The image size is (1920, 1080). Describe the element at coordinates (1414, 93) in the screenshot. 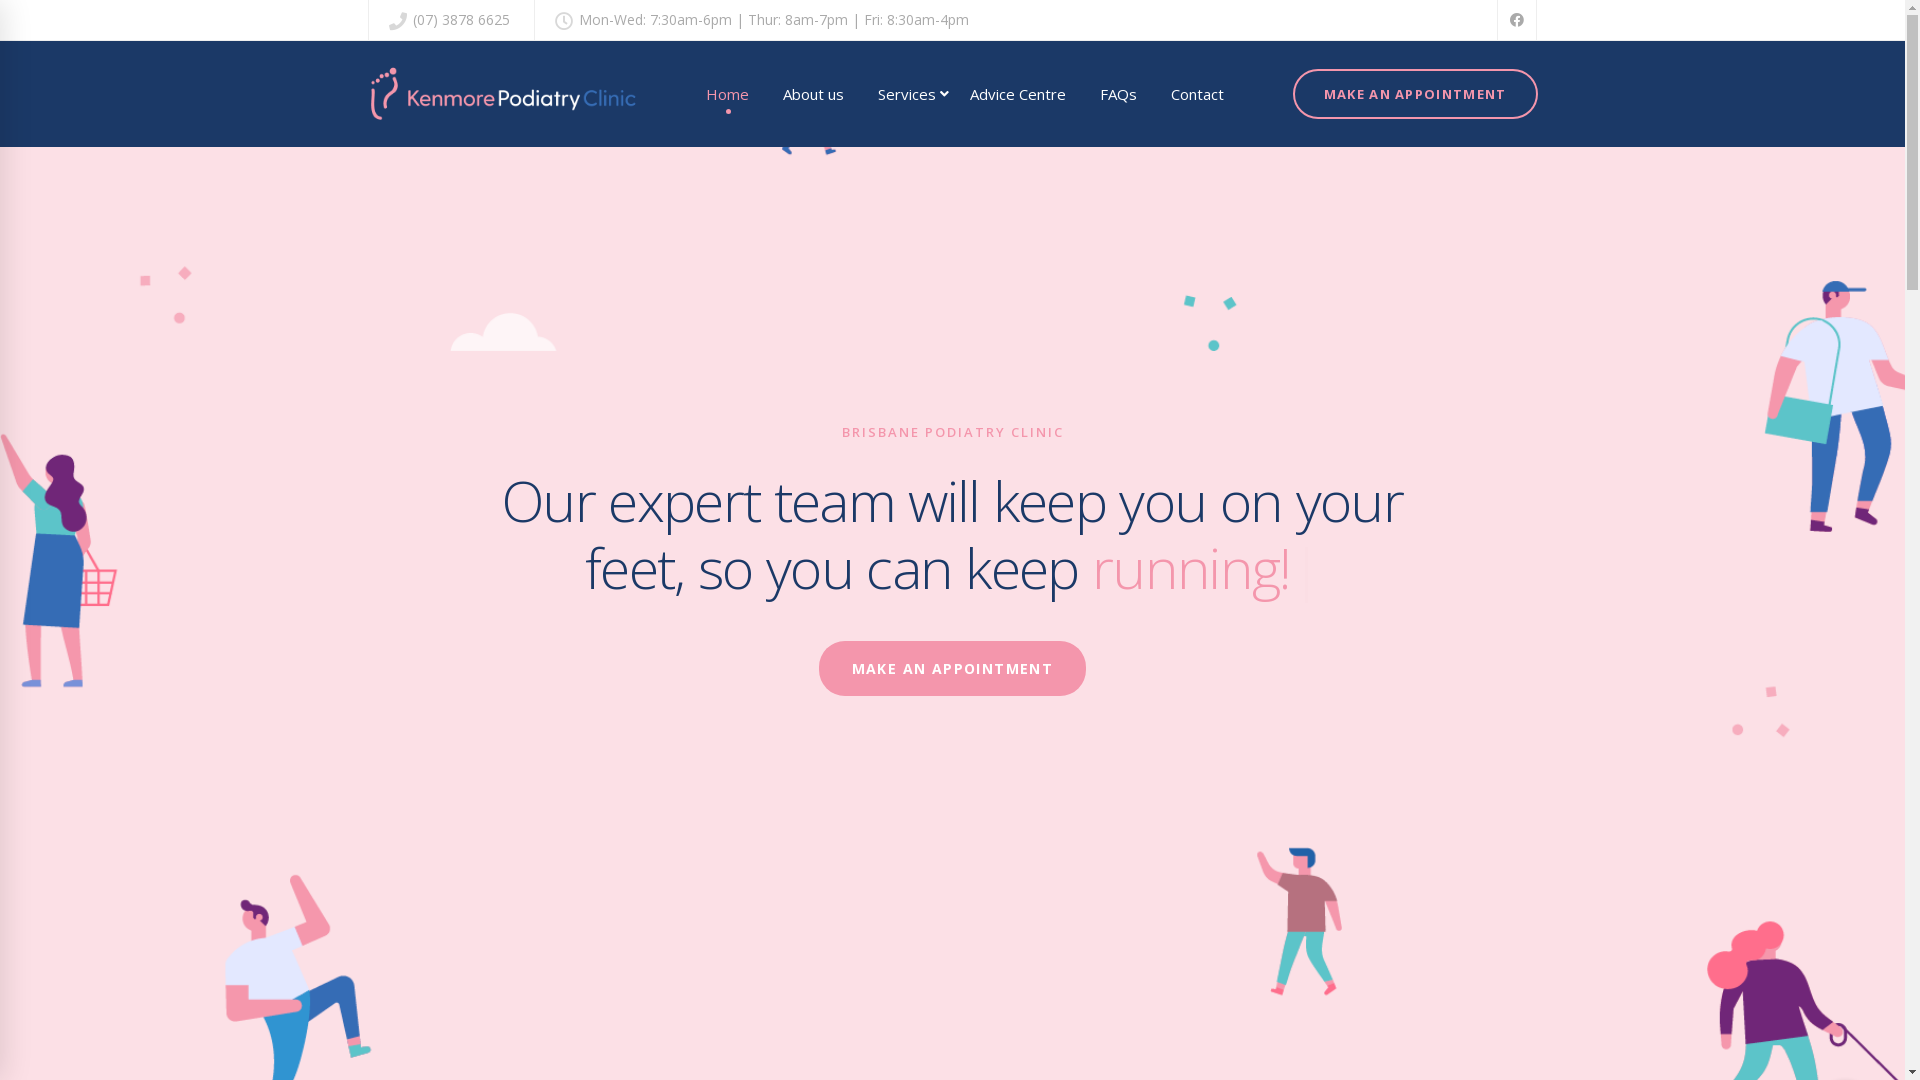

I see `'MAKE AN APPOINTMENT'` at that location.